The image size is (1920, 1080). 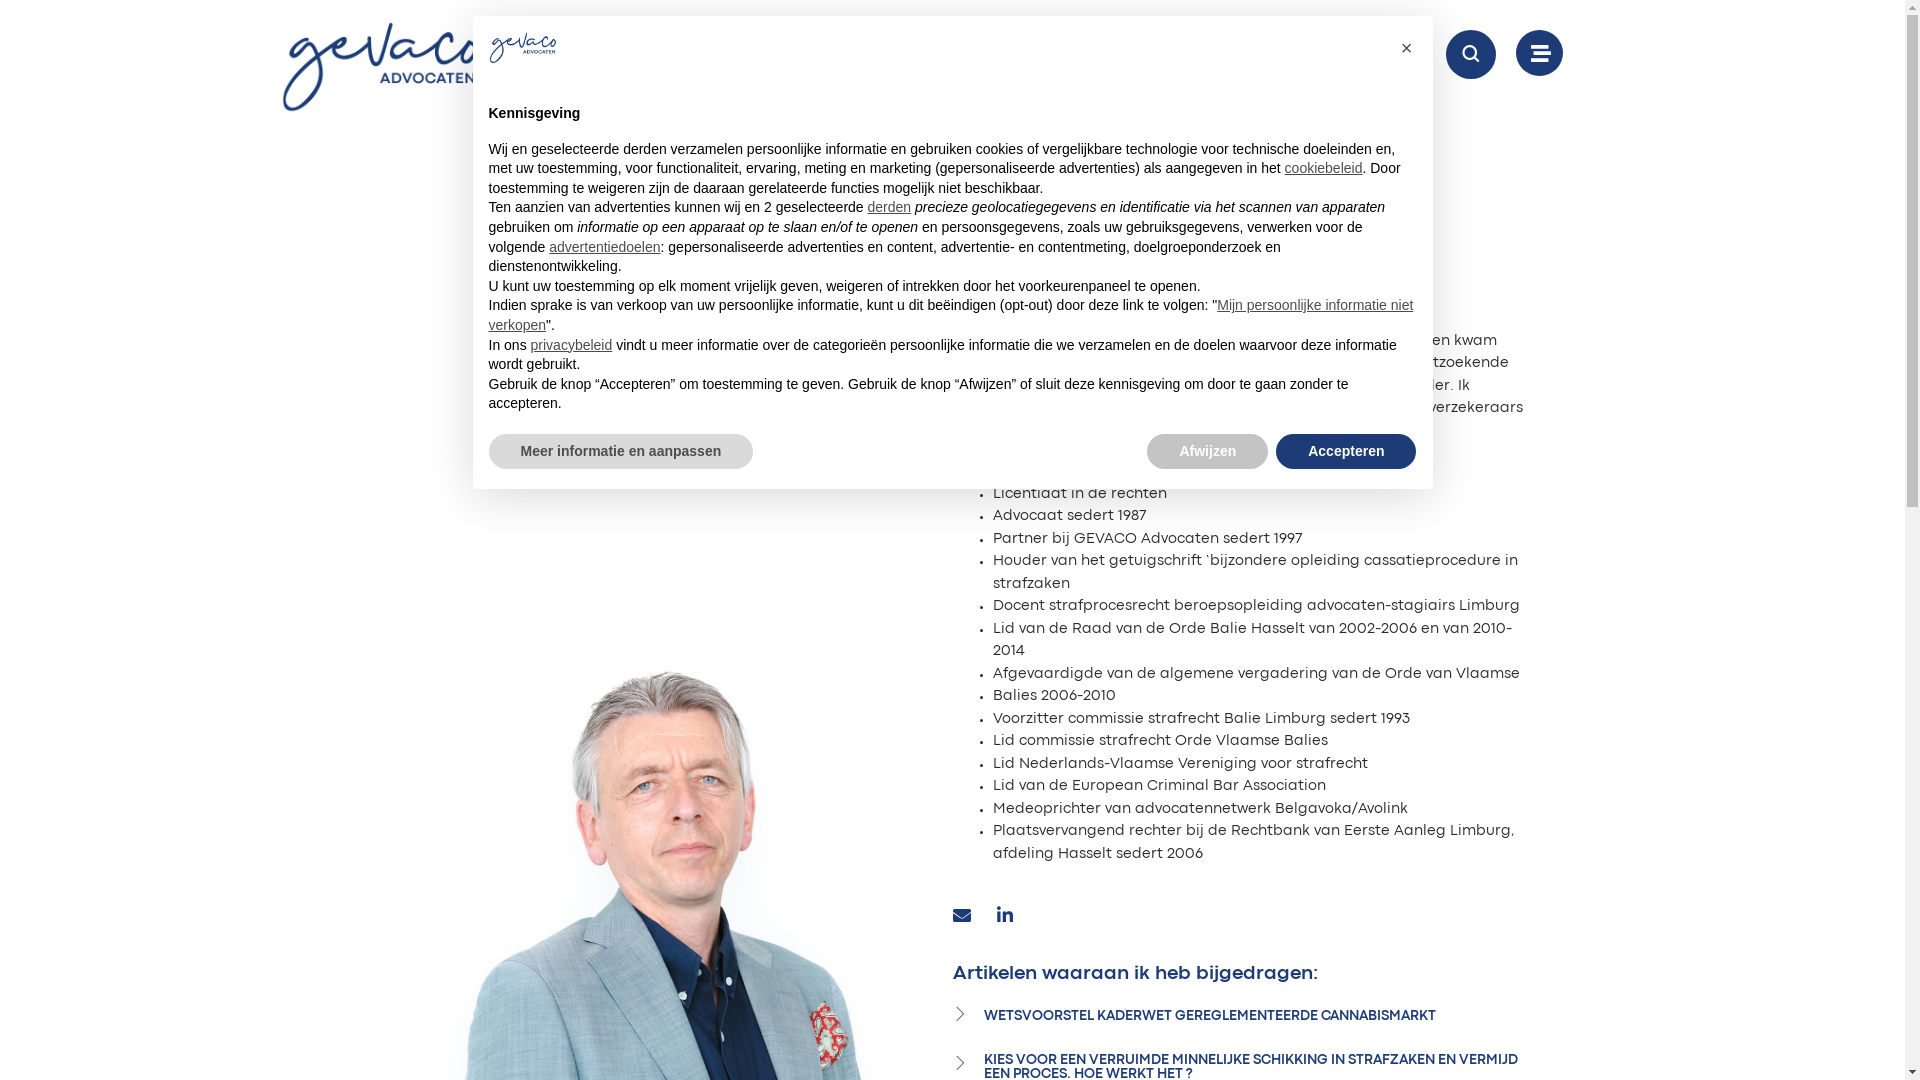 I want to click on 'Accepteren', so click(x=1345, y=451).